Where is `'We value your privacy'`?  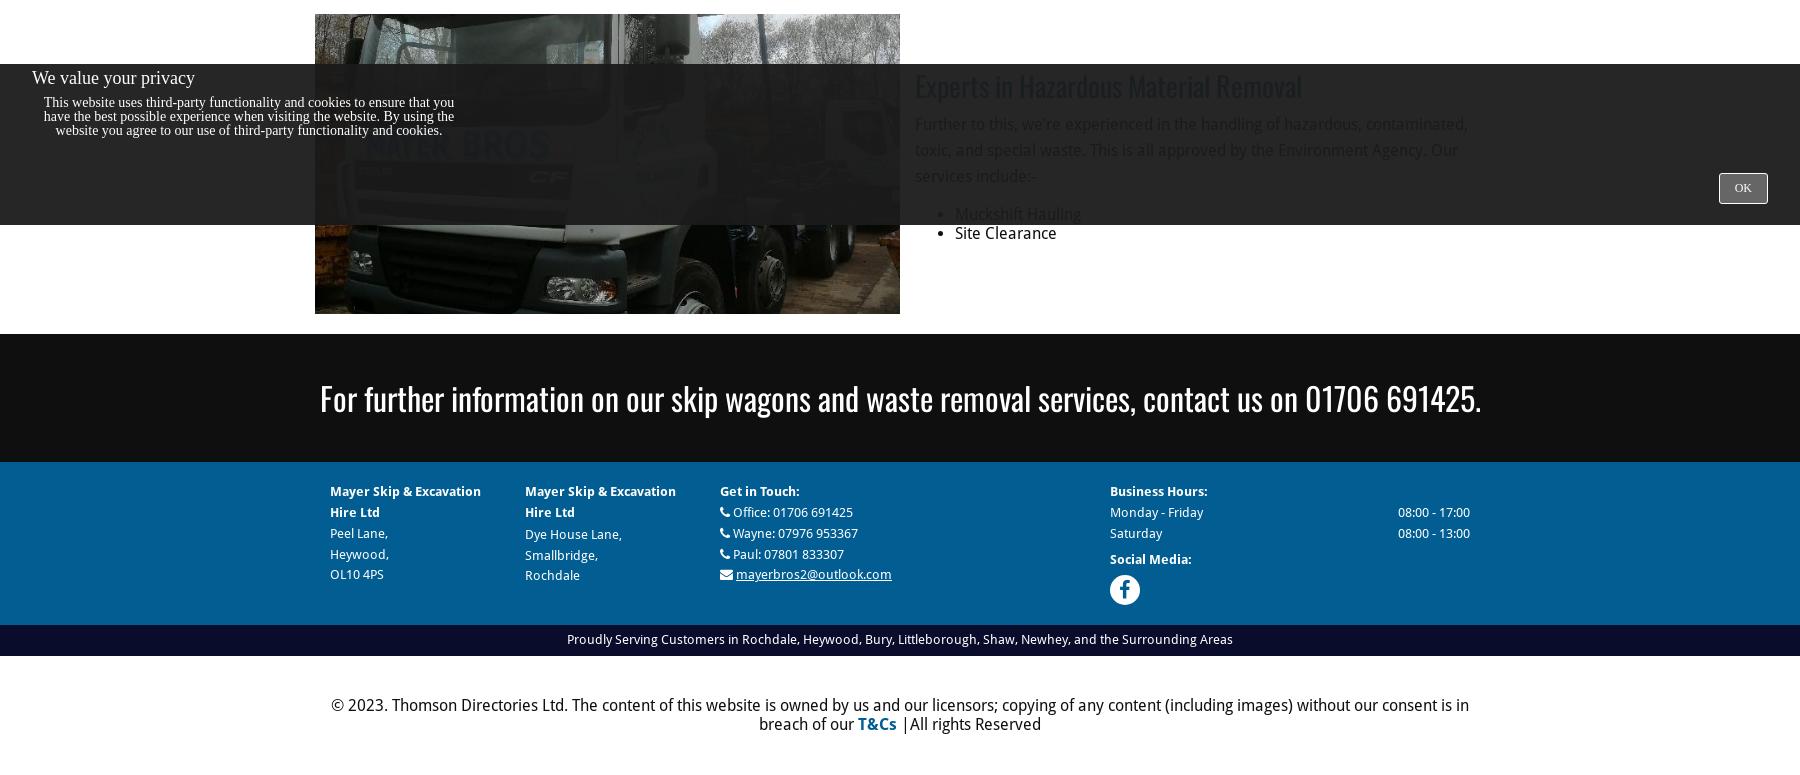 'We value your privacy' is located at coordinates (113, 76).